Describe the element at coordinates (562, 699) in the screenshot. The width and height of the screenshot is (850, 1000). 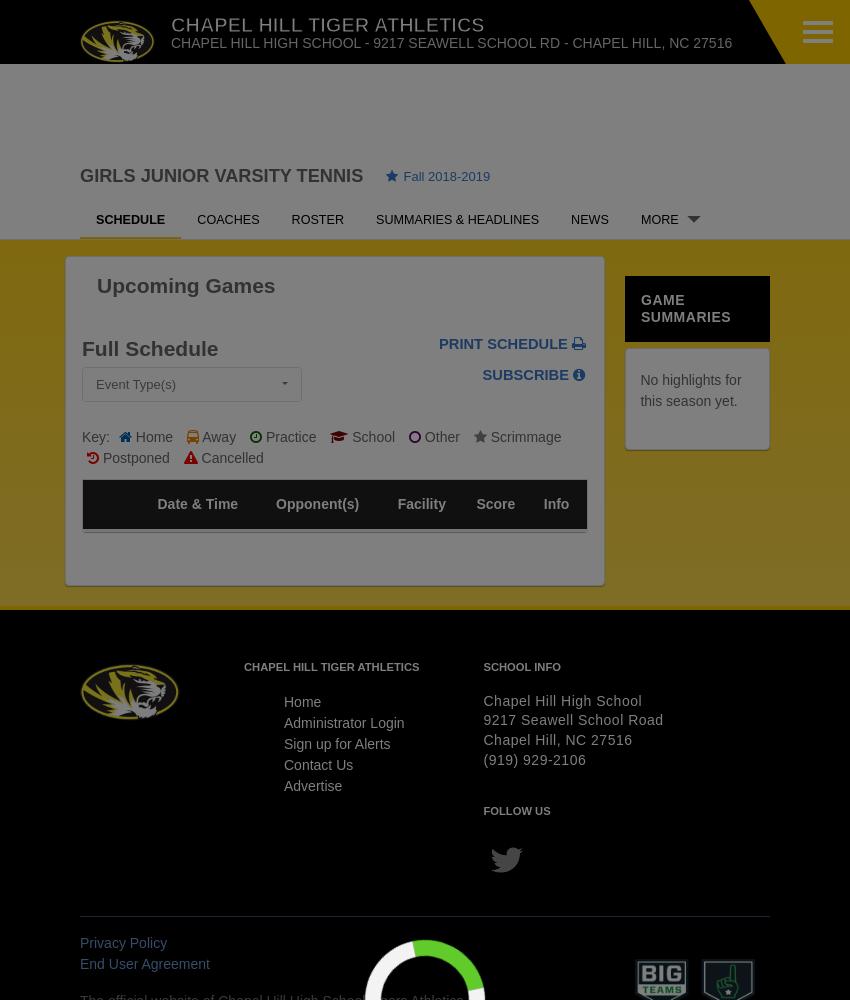
I see `'Chapel Hill High School'` at that location.